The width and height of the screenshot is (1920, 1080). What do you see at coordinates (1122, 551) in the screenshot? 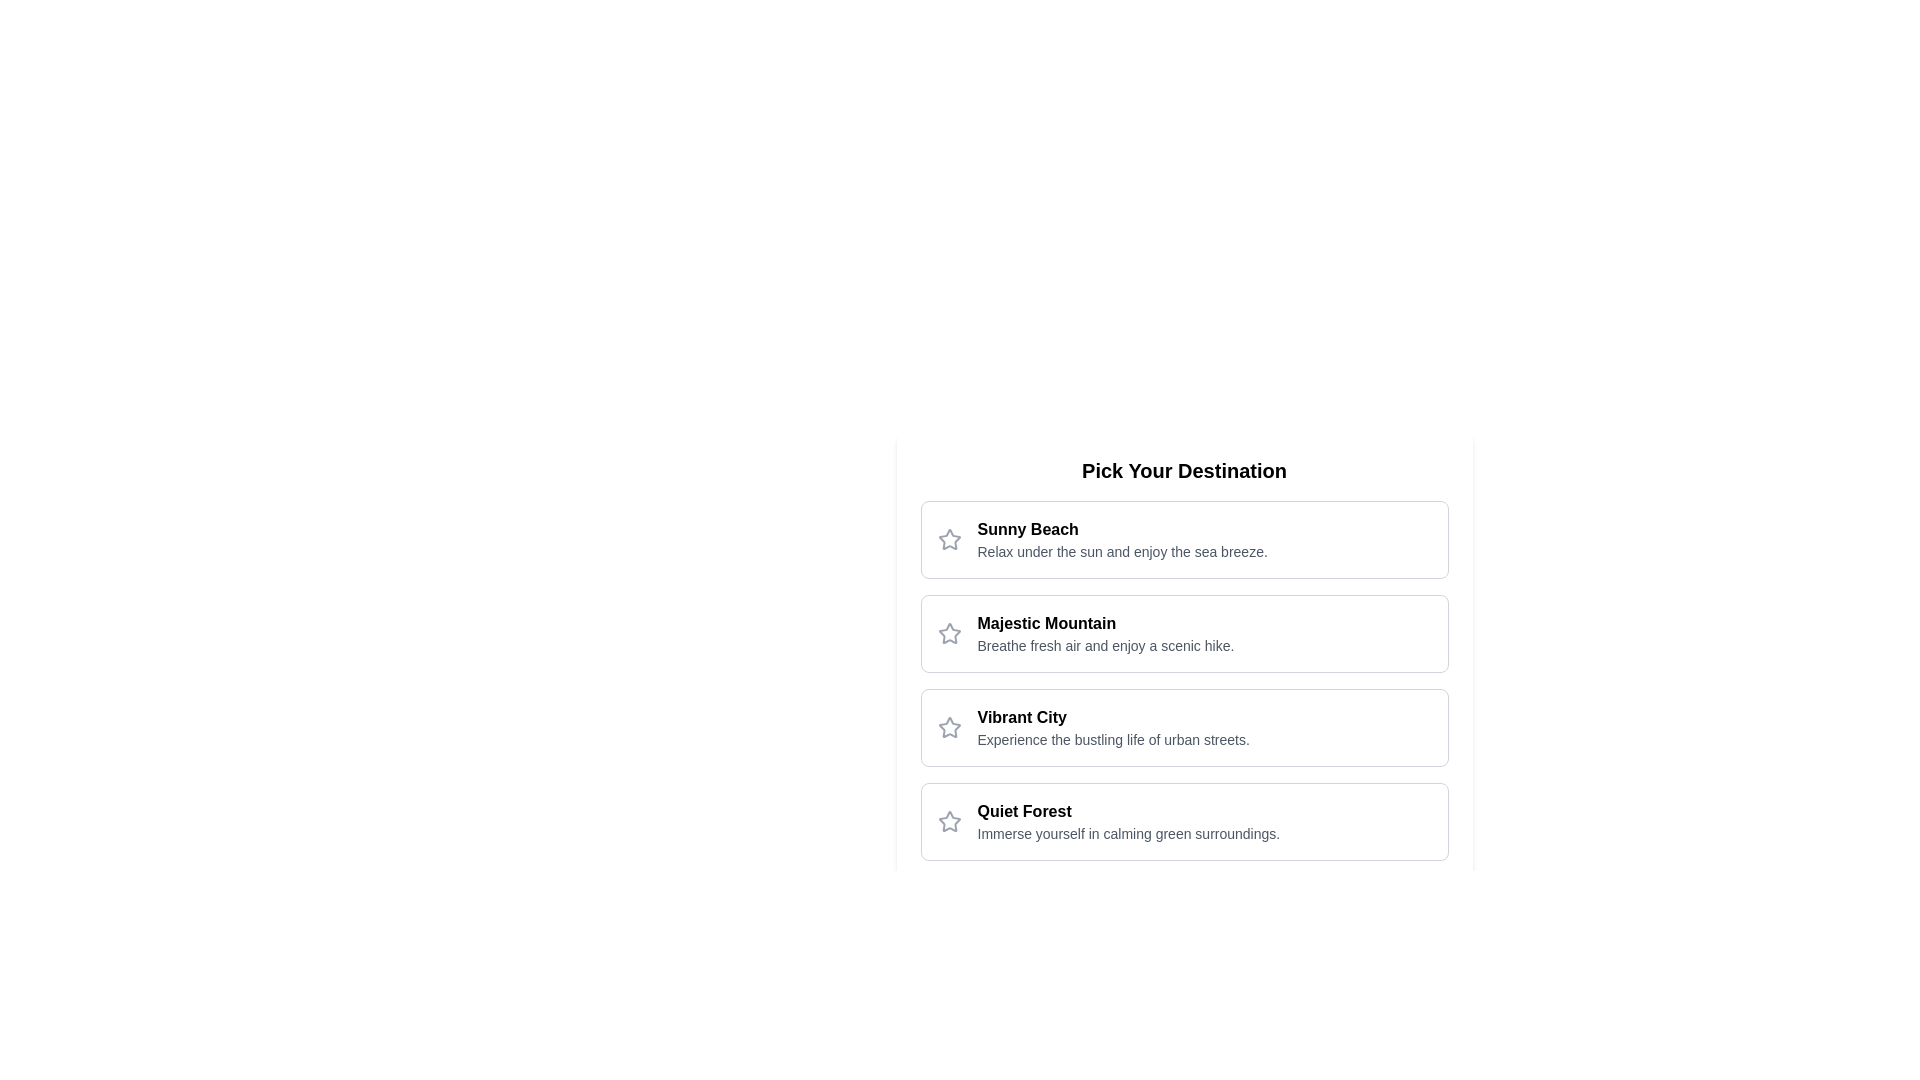
I see `the text display that reads 'Relax under the sun and enjoy the sea breeze.', which is styled in a gray, slightly smaller font and positioned beneath 'Sunny Beach'` at bounding box center [1122, 551].